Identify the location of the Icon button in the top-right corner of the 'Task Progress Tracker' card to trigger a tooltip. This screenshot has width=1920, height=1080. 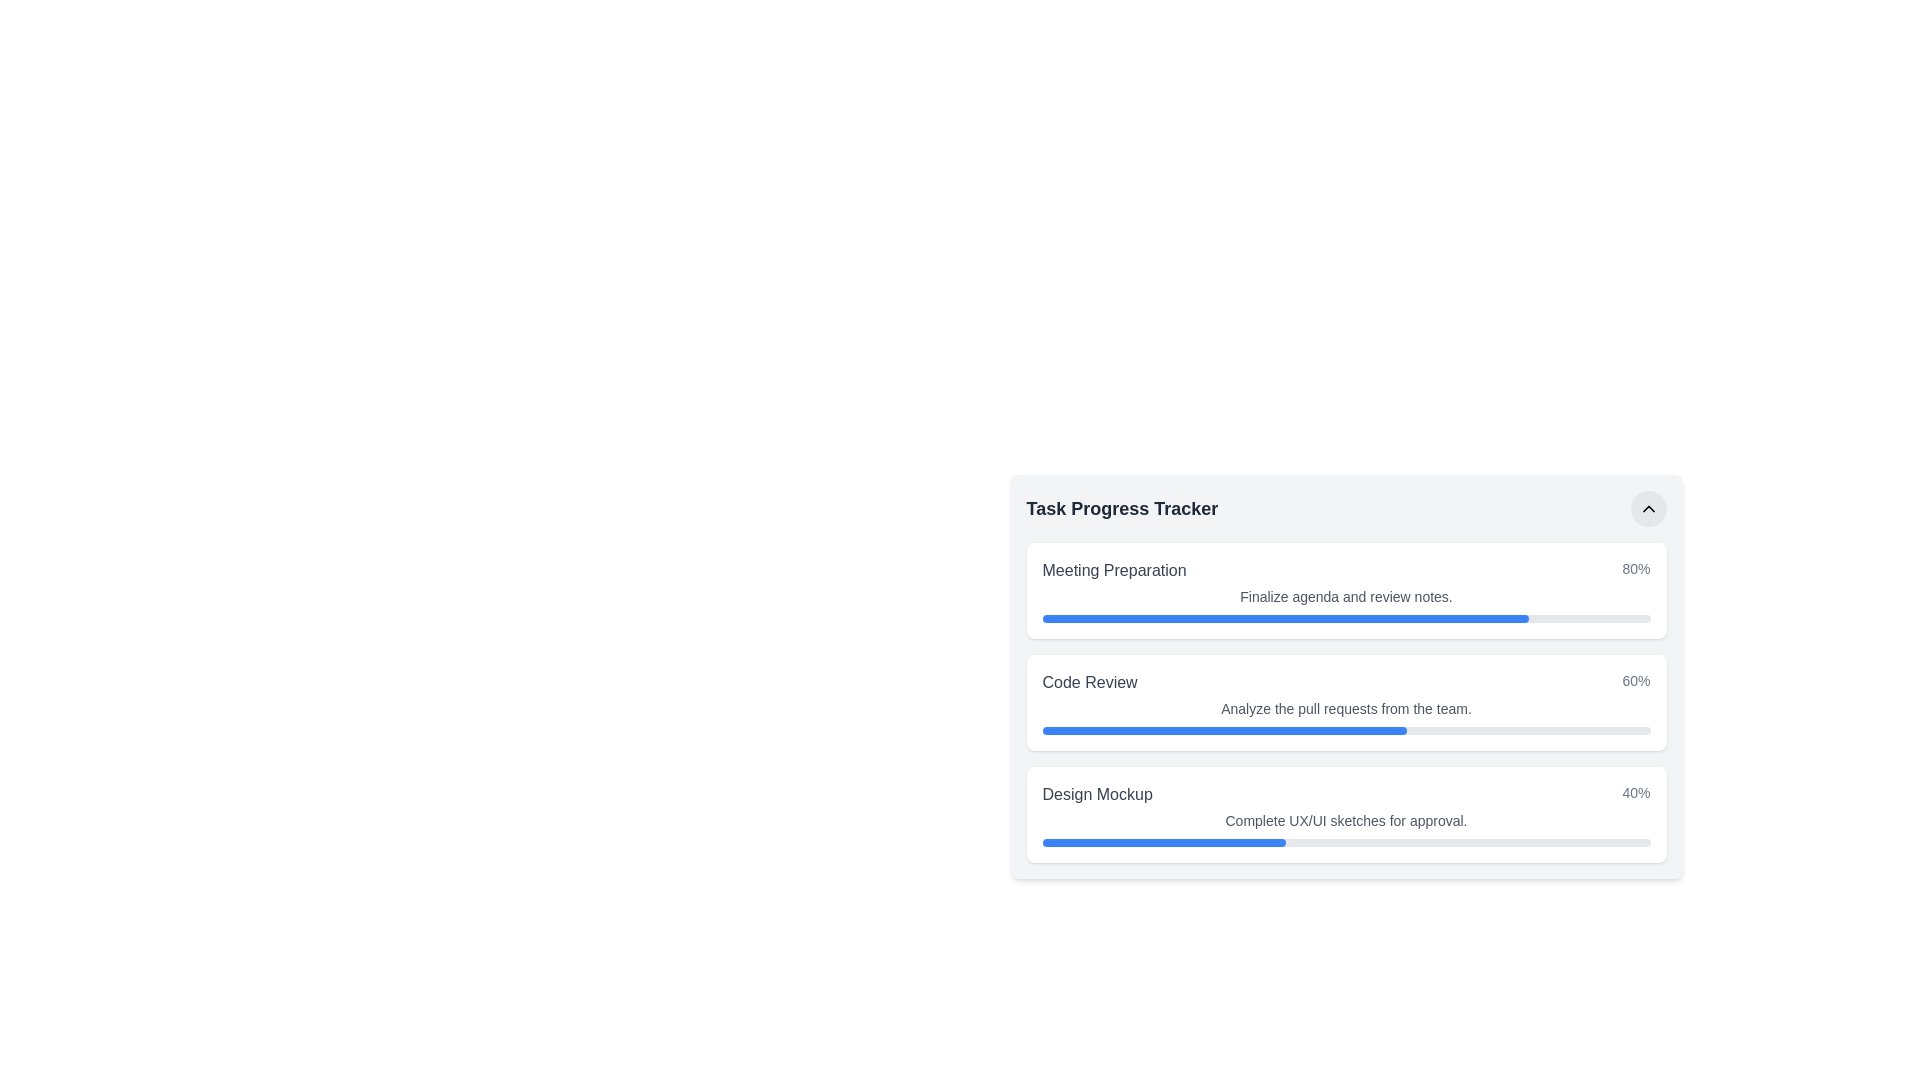
(1648, 508).